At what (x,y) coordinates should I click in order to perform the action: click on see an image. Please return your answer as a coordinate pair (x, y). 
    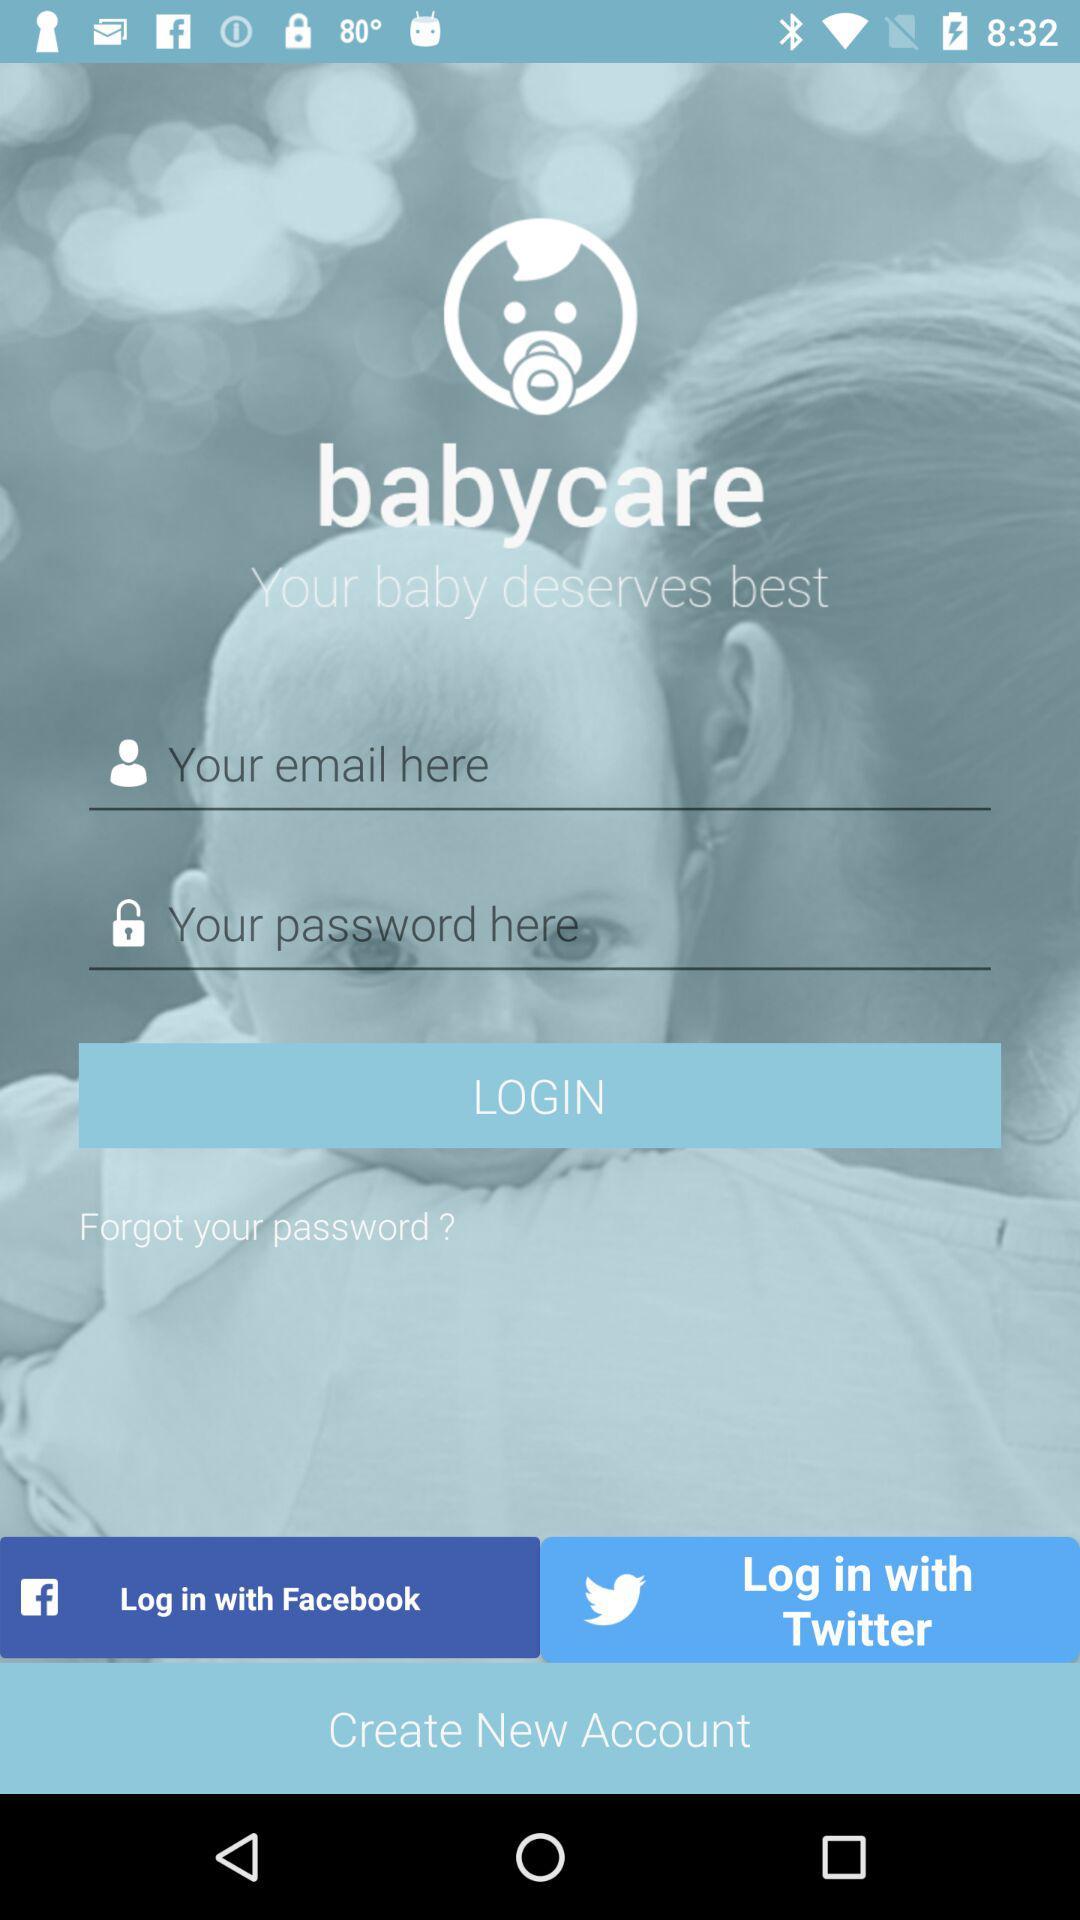
    Looking at the image, I should click on (540, 405).